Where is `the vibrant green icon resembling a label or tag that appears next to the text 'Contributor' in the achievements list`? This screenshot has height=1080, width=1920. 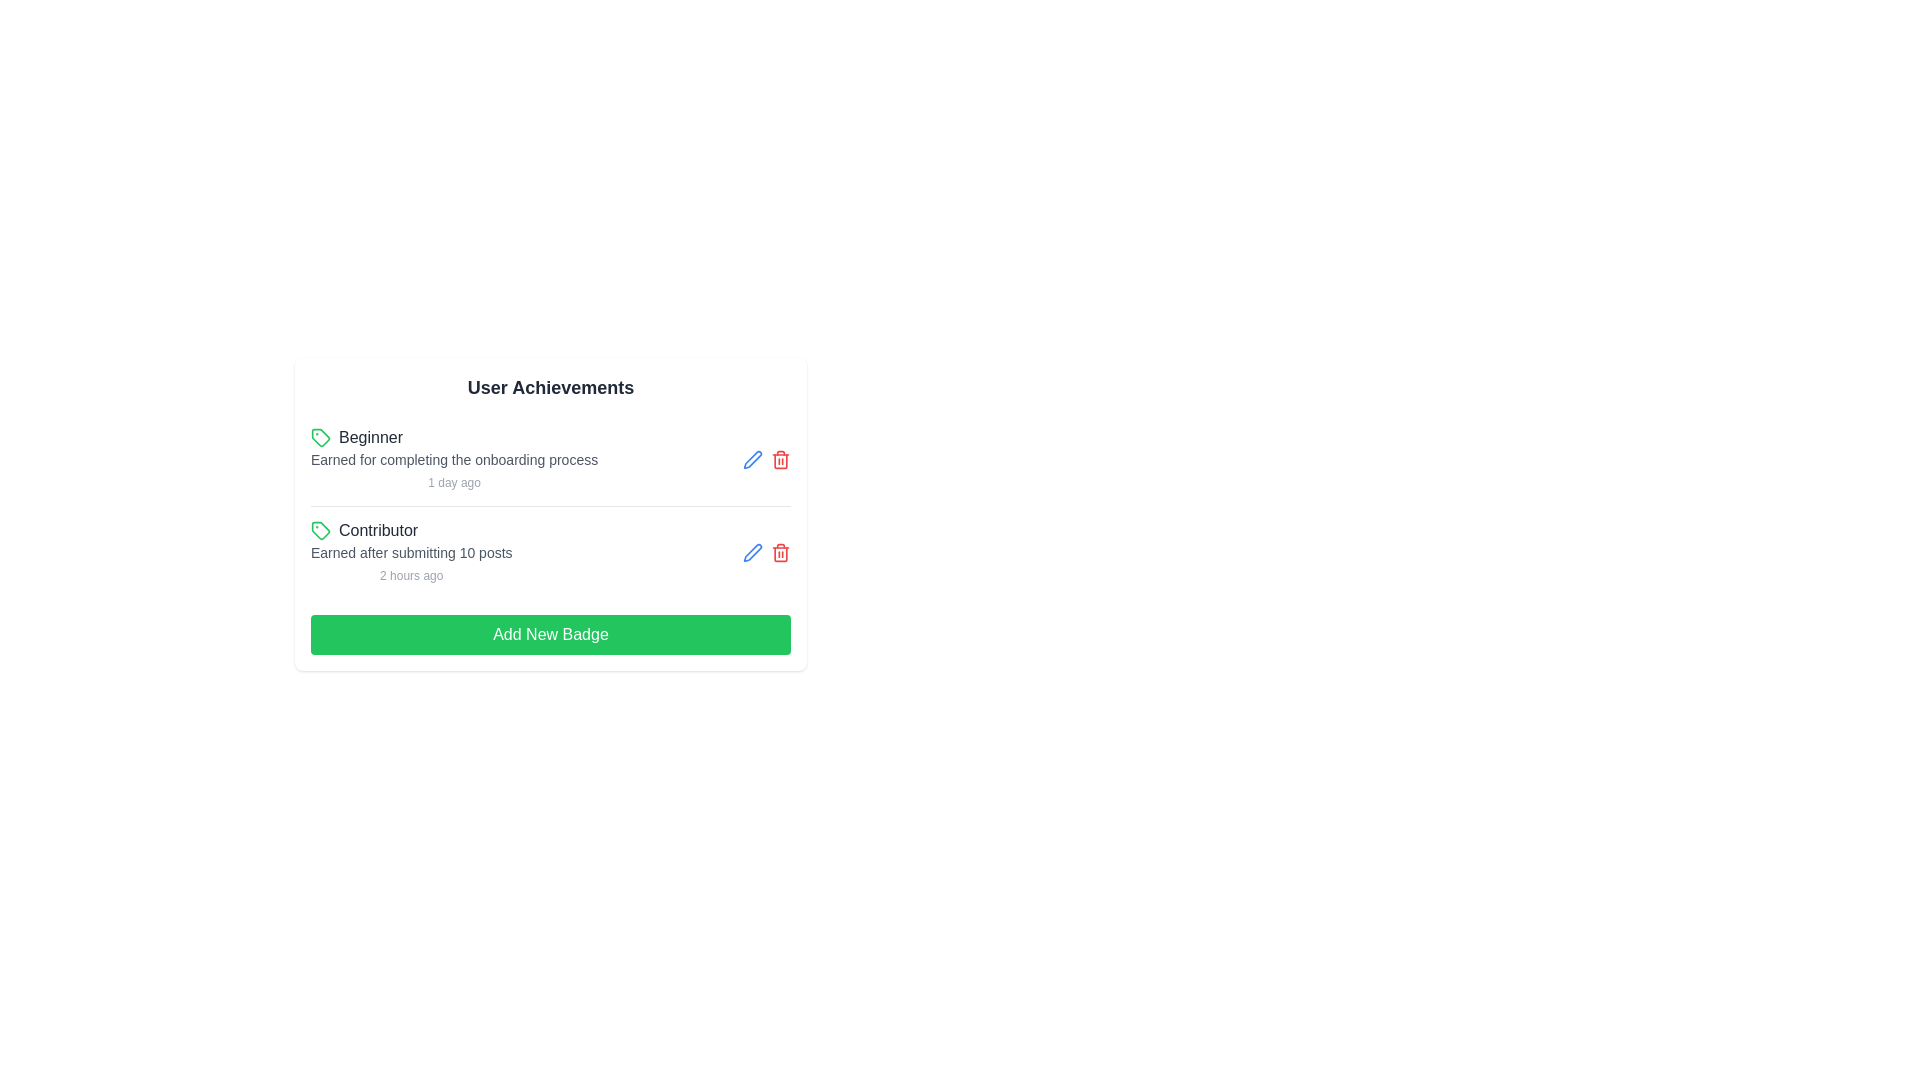
the vibrant green icon resembling a label or tag that appears next to the text 'Contributor' in the achievements list is located at coordinates (321, 530).